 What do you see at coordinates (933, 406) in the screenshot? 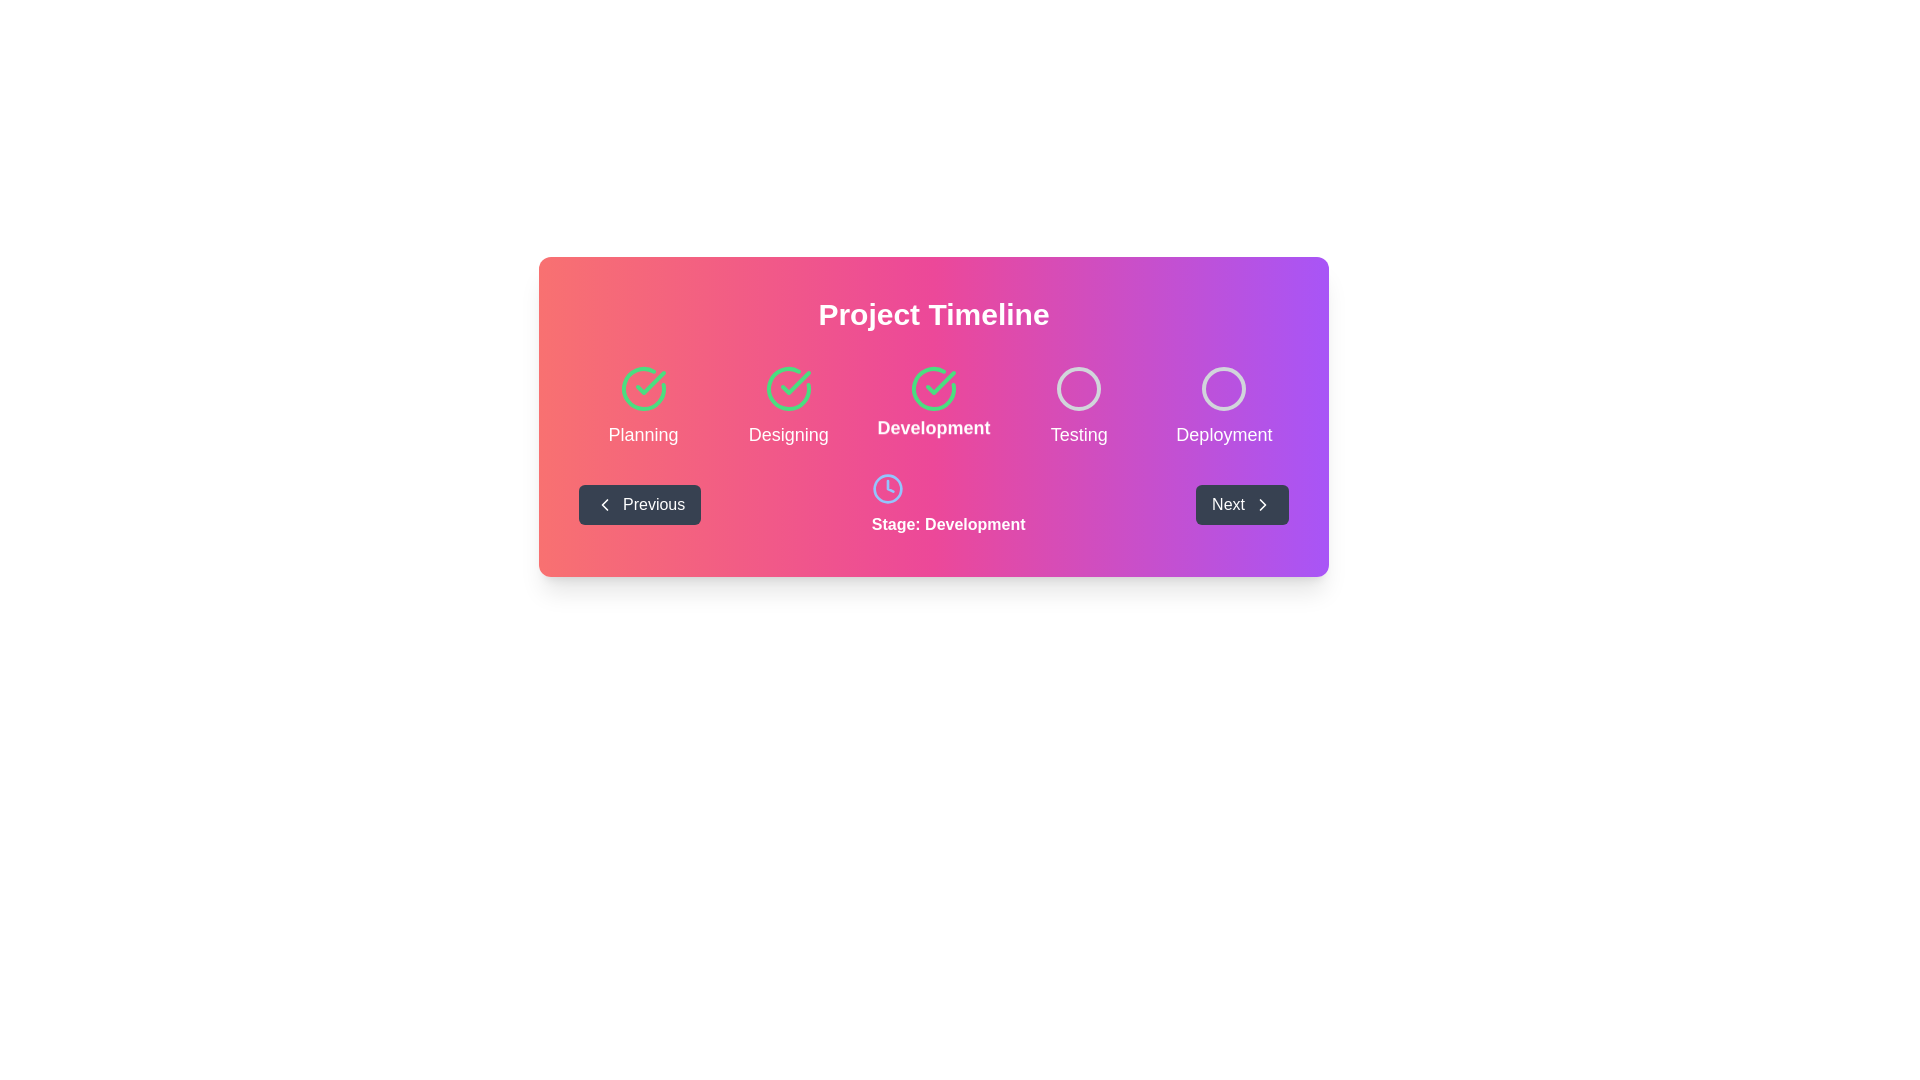
I see `Progress Tracker element located below the 'Project Timeline' header for status updates, which visually communicates project stages and their completion status` at bounding box center [933, 406].